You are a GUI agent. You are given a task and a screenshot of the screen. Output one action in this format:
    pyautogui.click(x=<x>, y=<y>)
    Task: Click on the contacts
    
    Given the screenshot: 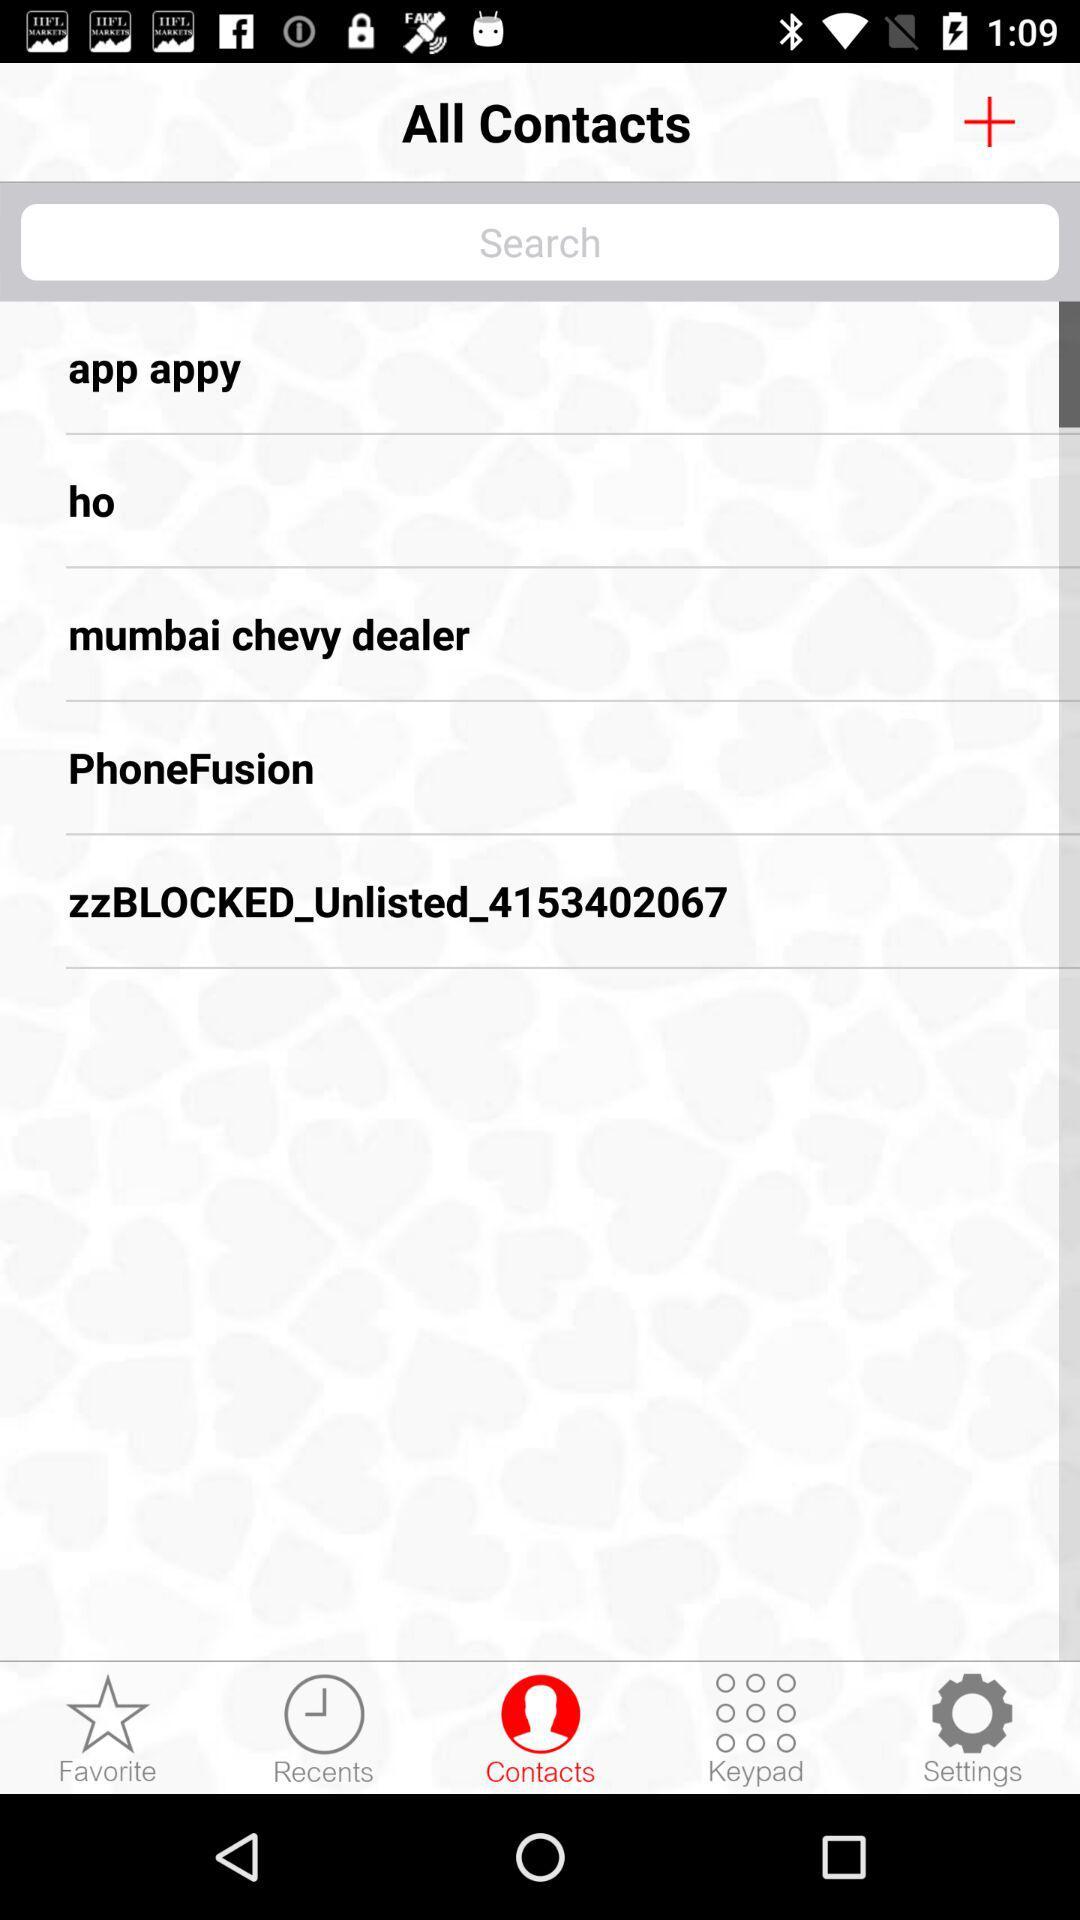 What is the action you would take?
    pyautogui.click(x=988, y=120)
    